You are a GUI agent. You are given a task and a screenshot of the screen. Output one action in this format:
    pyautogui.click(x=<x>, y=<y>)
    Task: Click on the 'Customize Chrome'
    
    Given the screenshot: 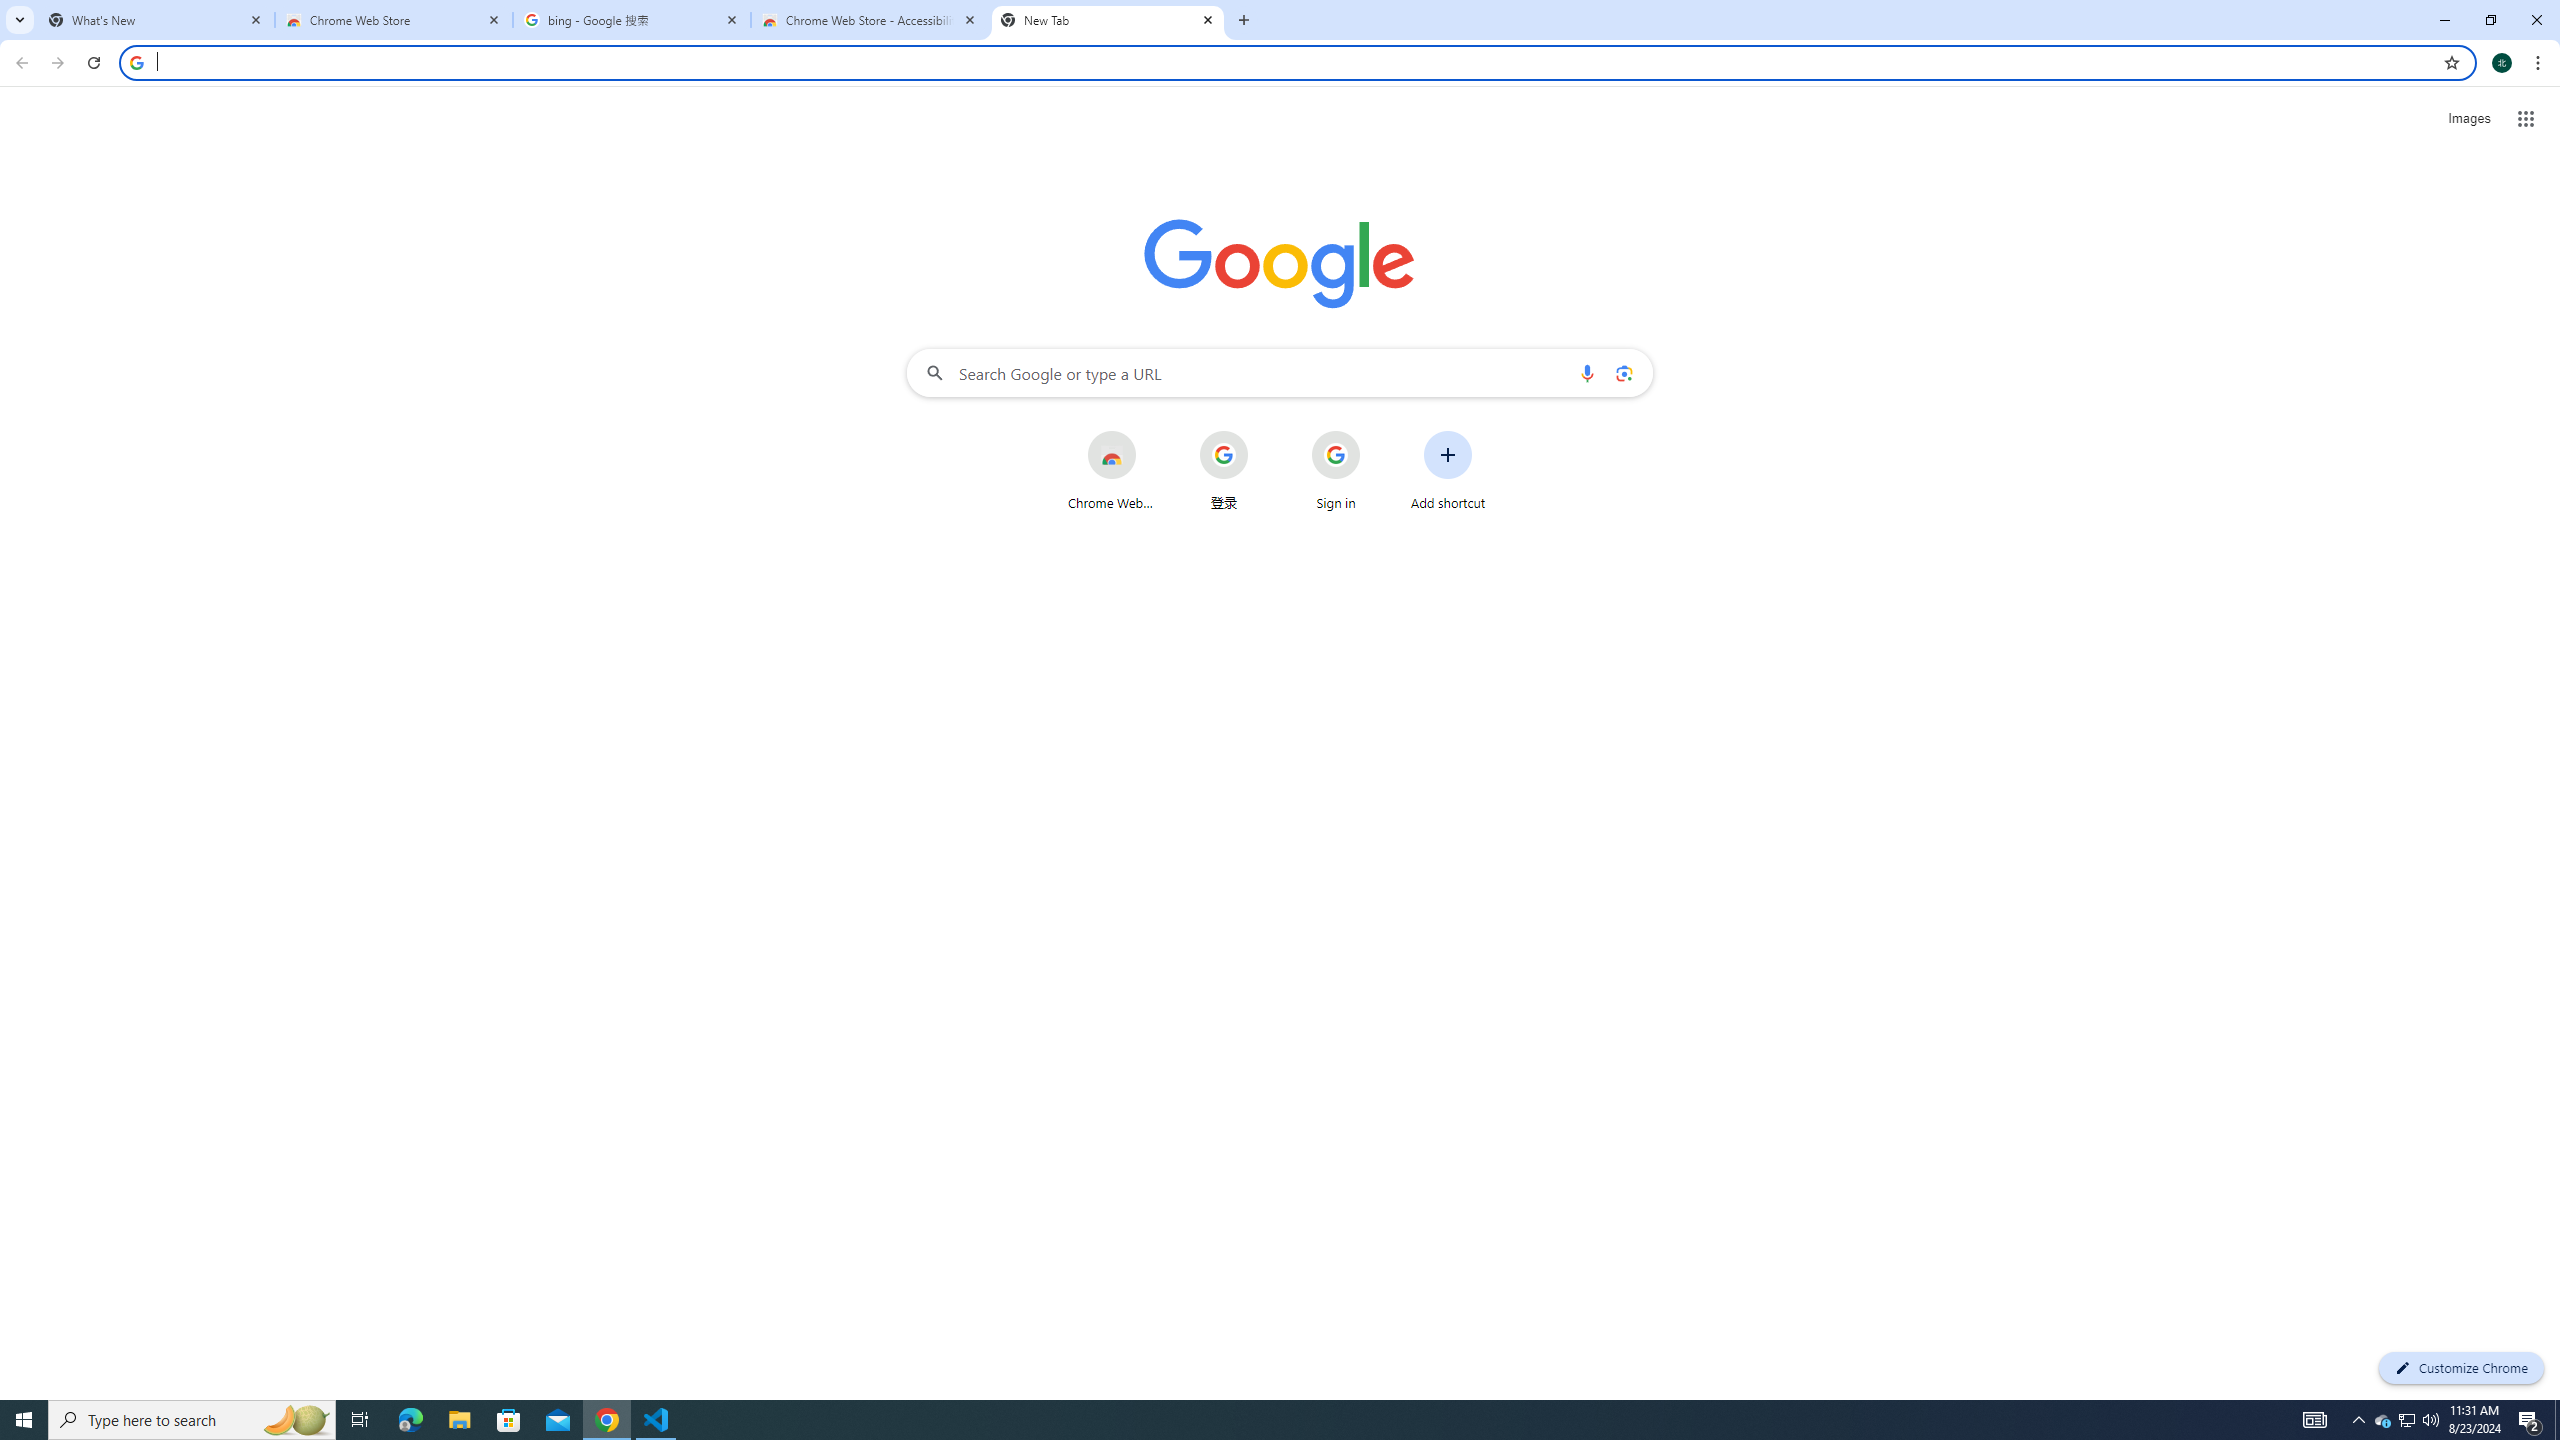 What is the action you would take?
    pyautogui.click(x=2461, y=1367)
    